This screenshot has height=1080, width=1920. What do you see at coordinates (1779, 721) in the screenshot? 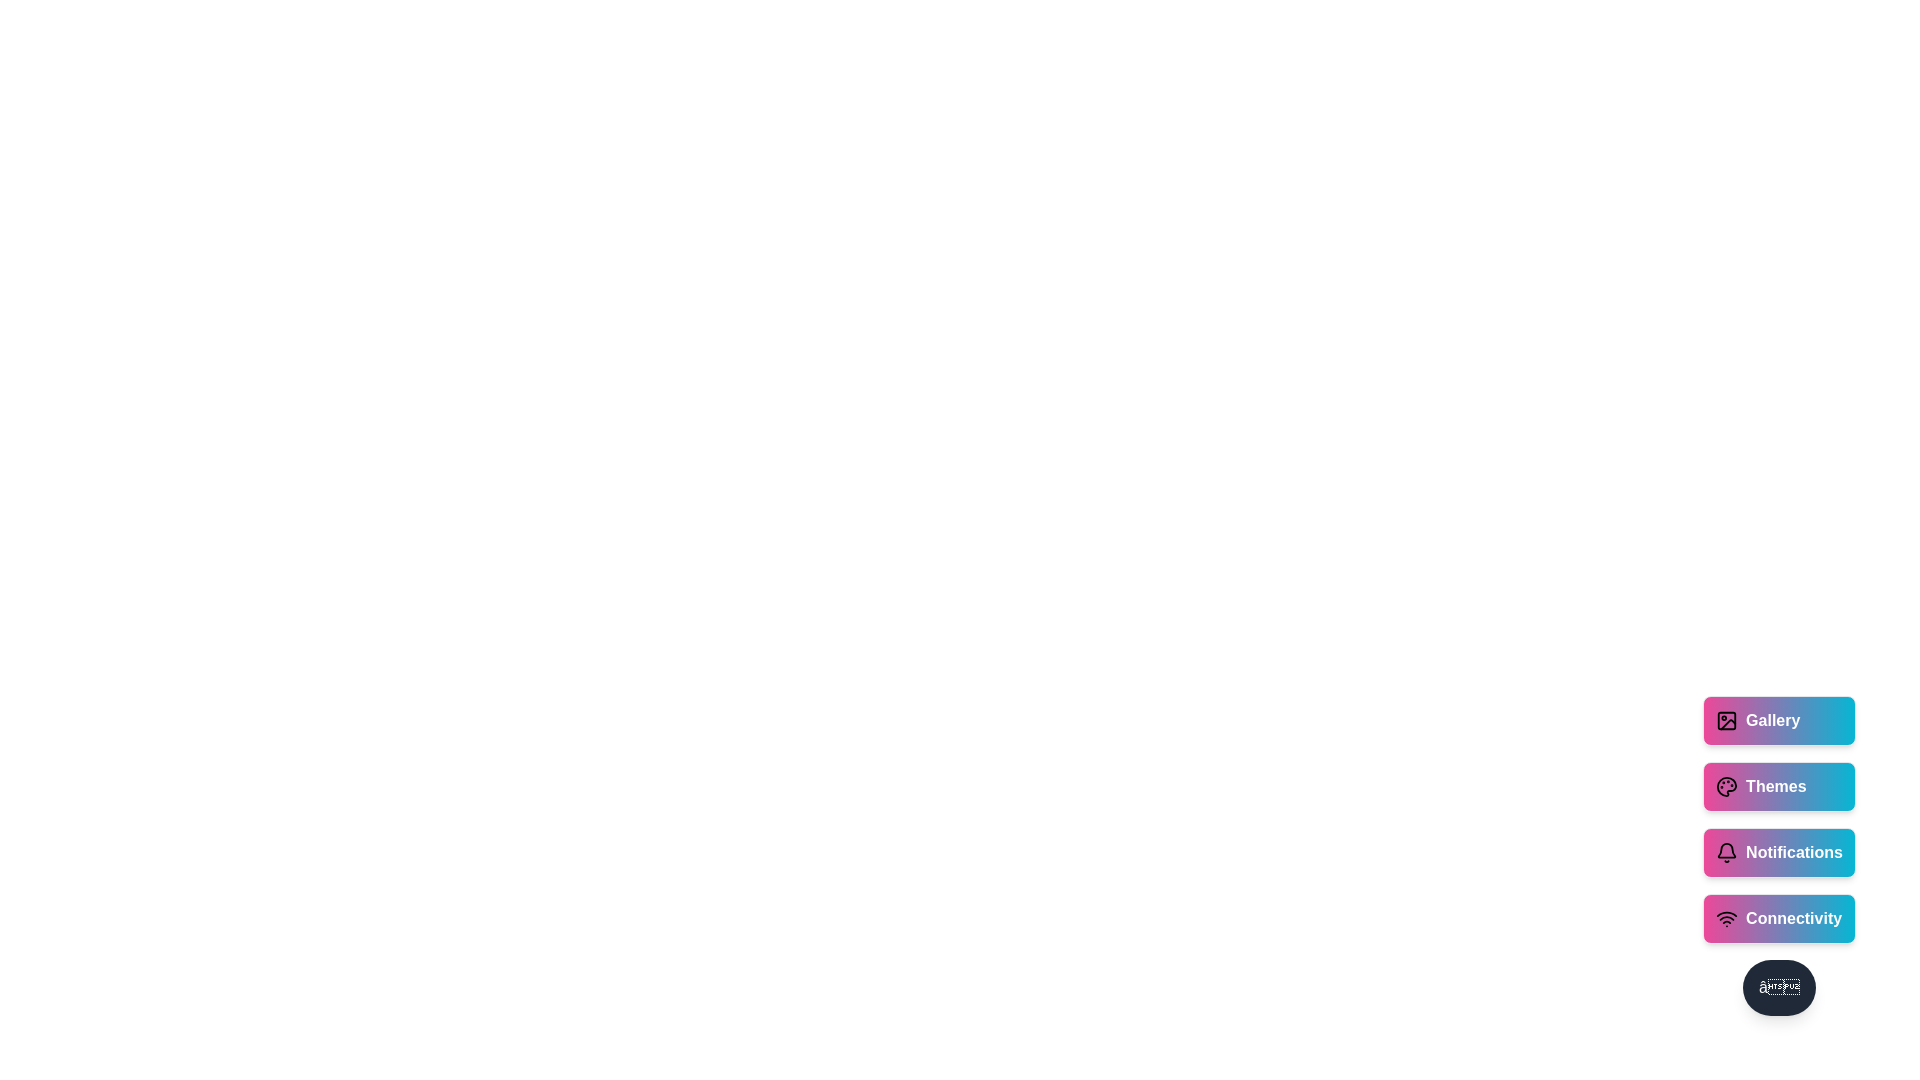
I see `the 'Gallery' button, which is a rectangular button with a gradient background from pink to cyan, containing a black outline icon of an image with a mountain and sun, and the label 'Gallery' in bold white font` at bounding box center [1779, 721].